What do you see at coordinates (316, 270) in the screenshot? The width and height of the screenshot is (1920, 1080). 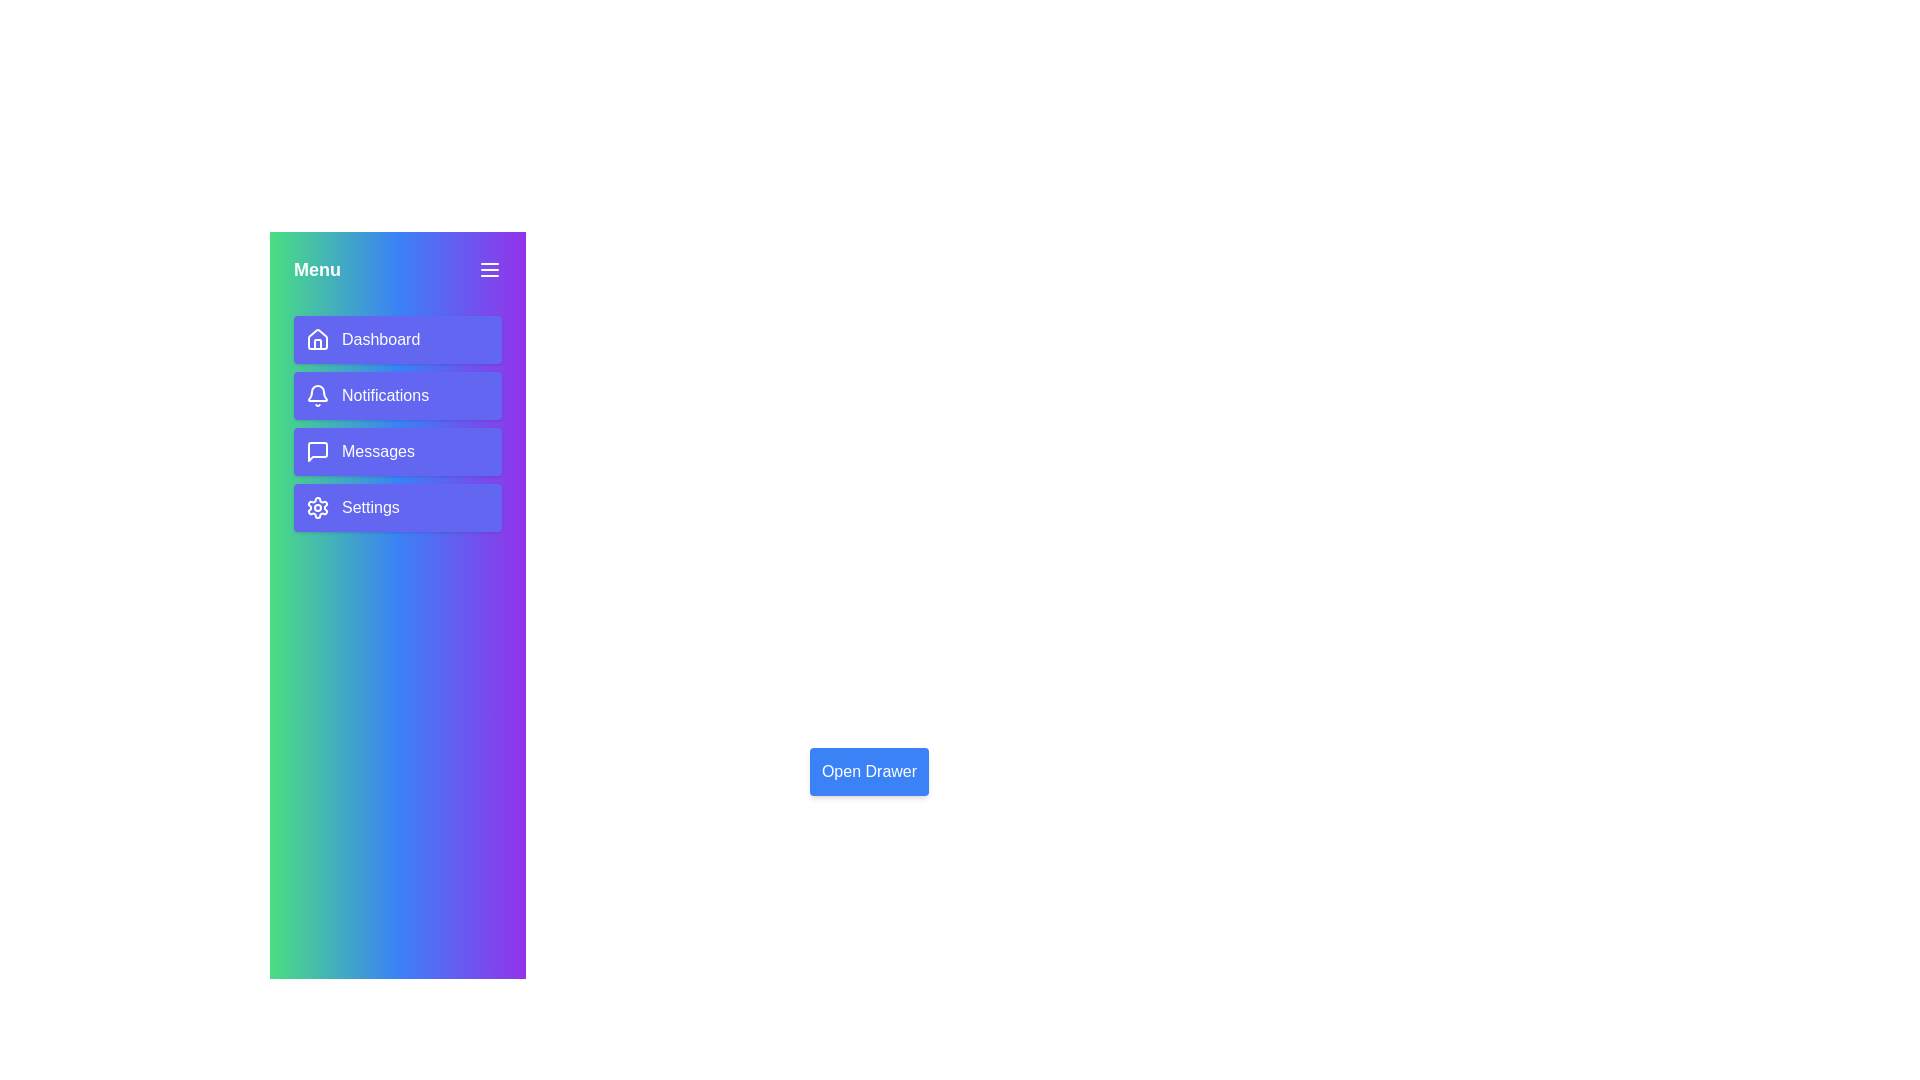 I see `the 'Menu' header text` at bounding box center [316, 270].